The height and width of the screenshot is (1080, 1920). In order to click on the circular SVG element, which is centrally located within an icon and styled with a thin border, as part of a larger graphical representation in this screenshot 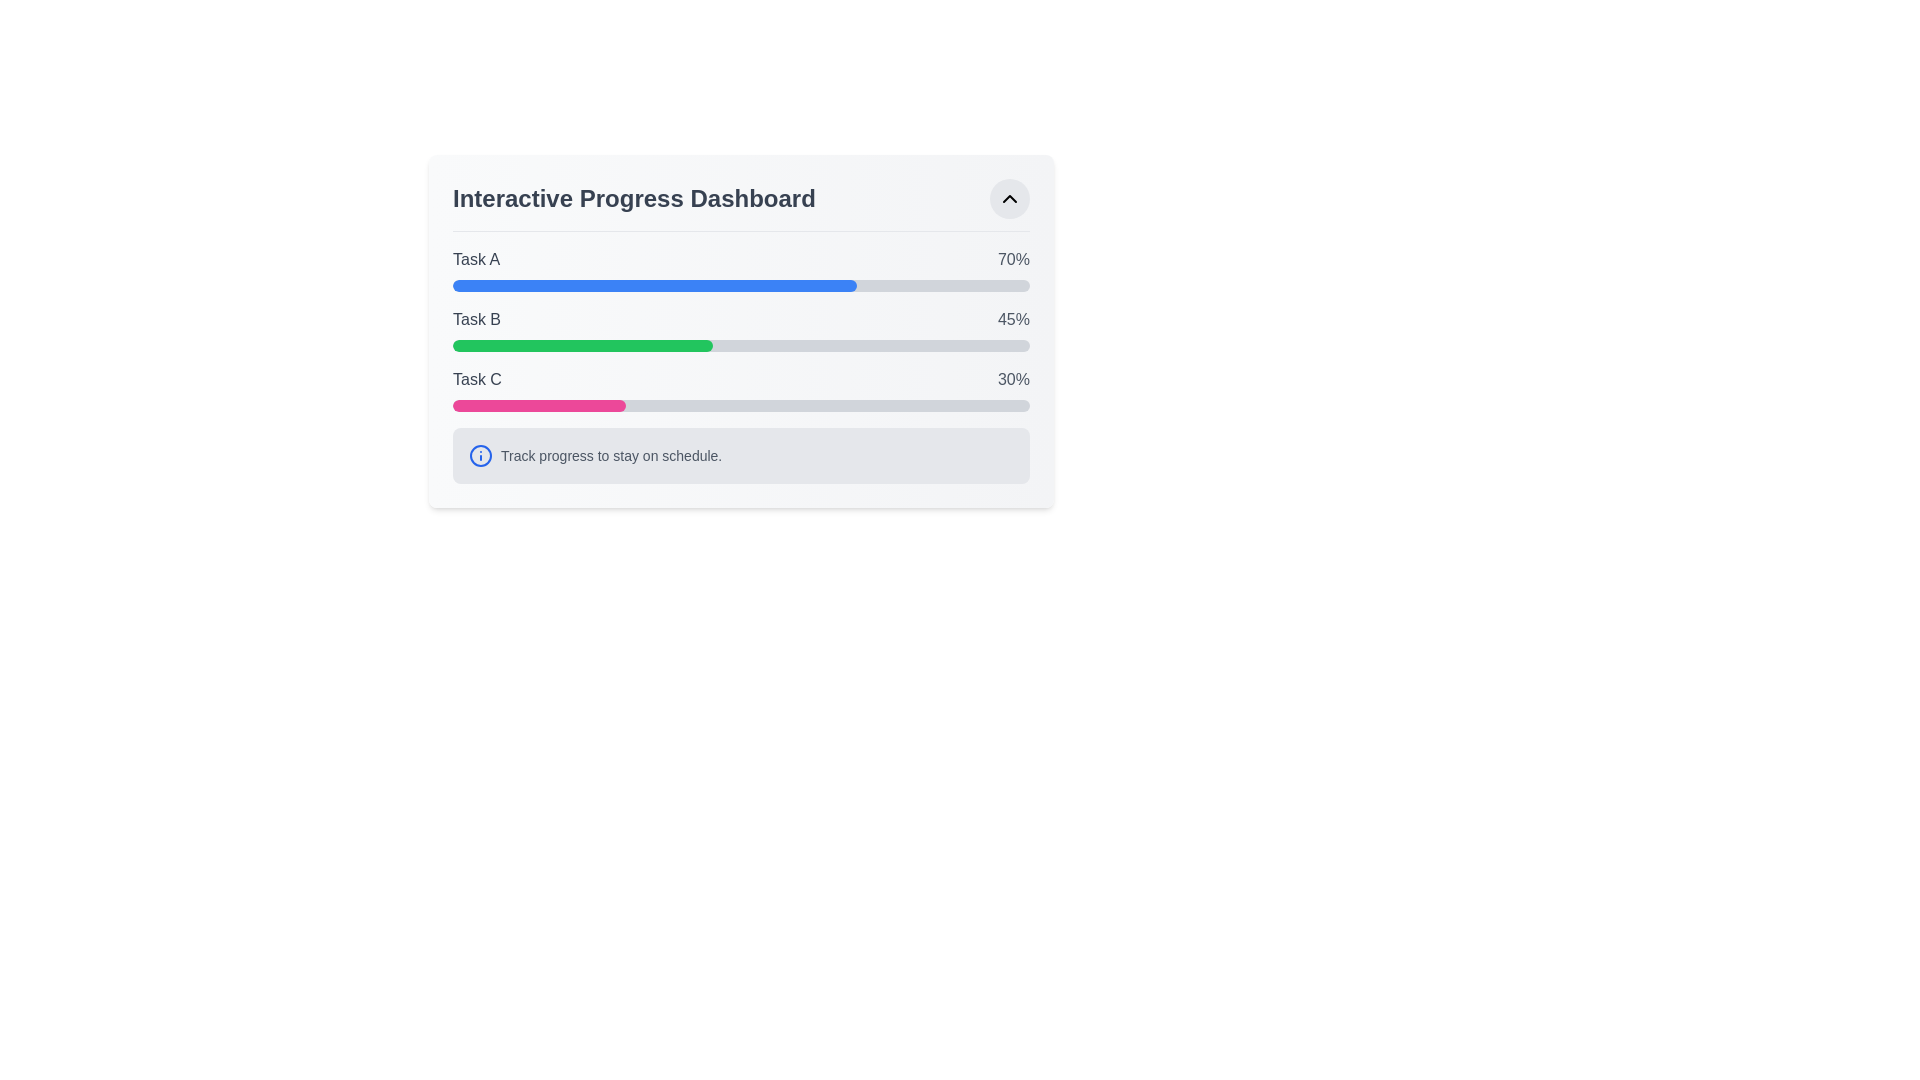, I will do `click(480, 455)`.